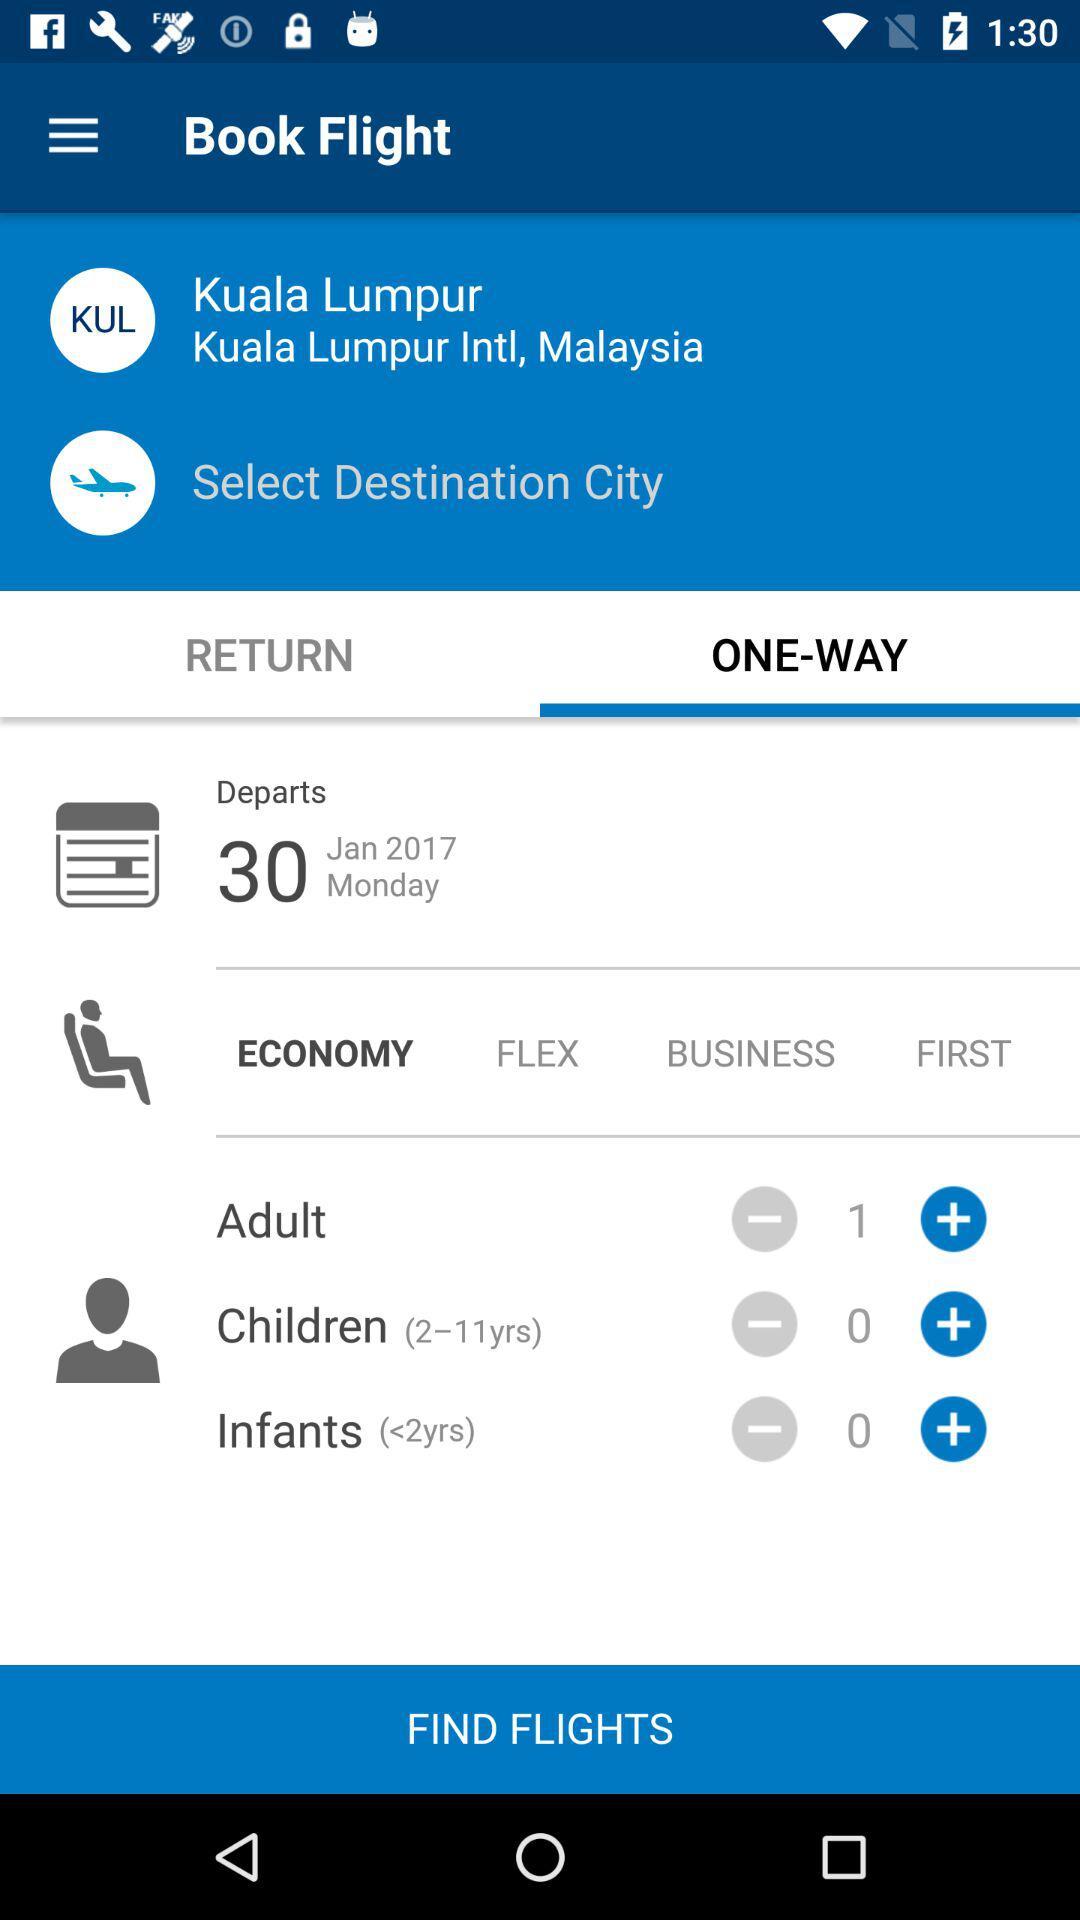 The width and height of the screenshot is (1080, 1920). Describe the element at coordinates (537, 1051) in the screenshot. I see `the flex item` at that location.